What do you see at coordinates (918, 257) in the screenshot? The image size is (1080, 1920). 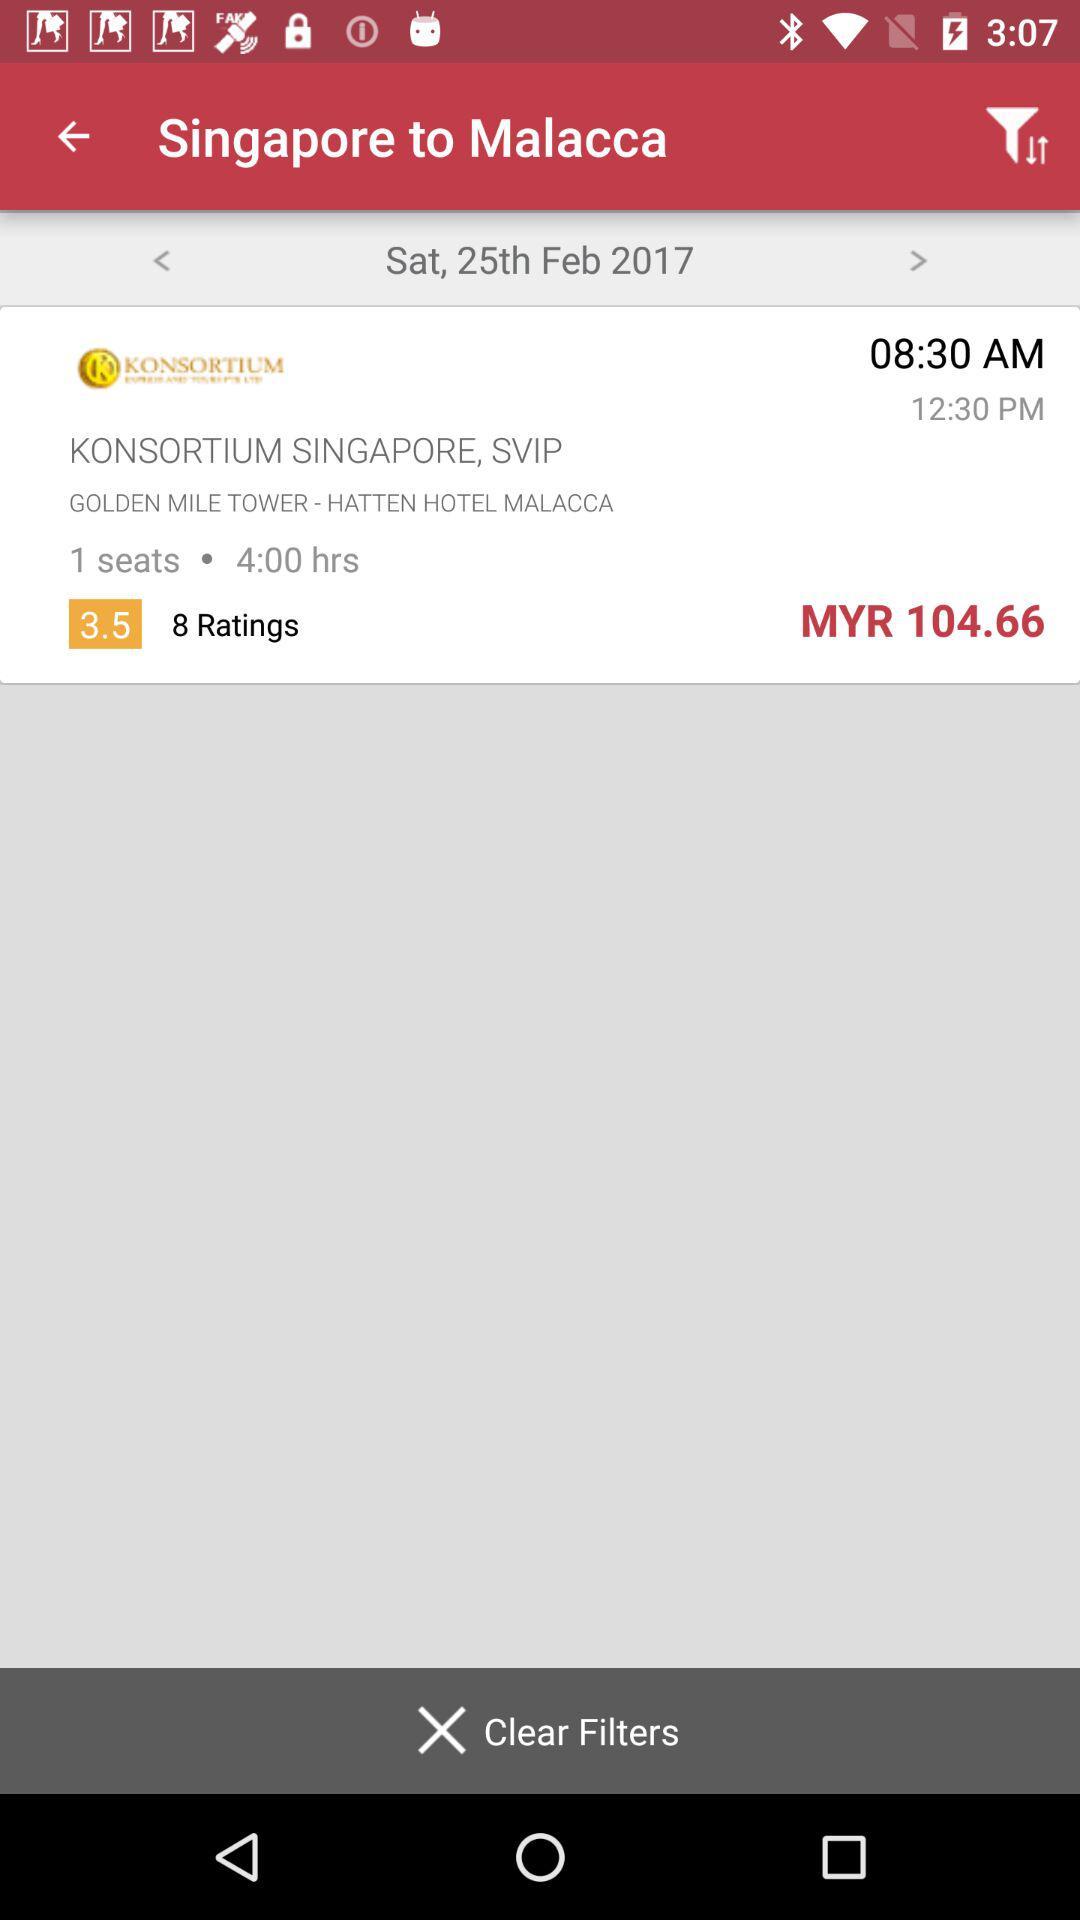 I see `next` at bounding box center [918, 257].